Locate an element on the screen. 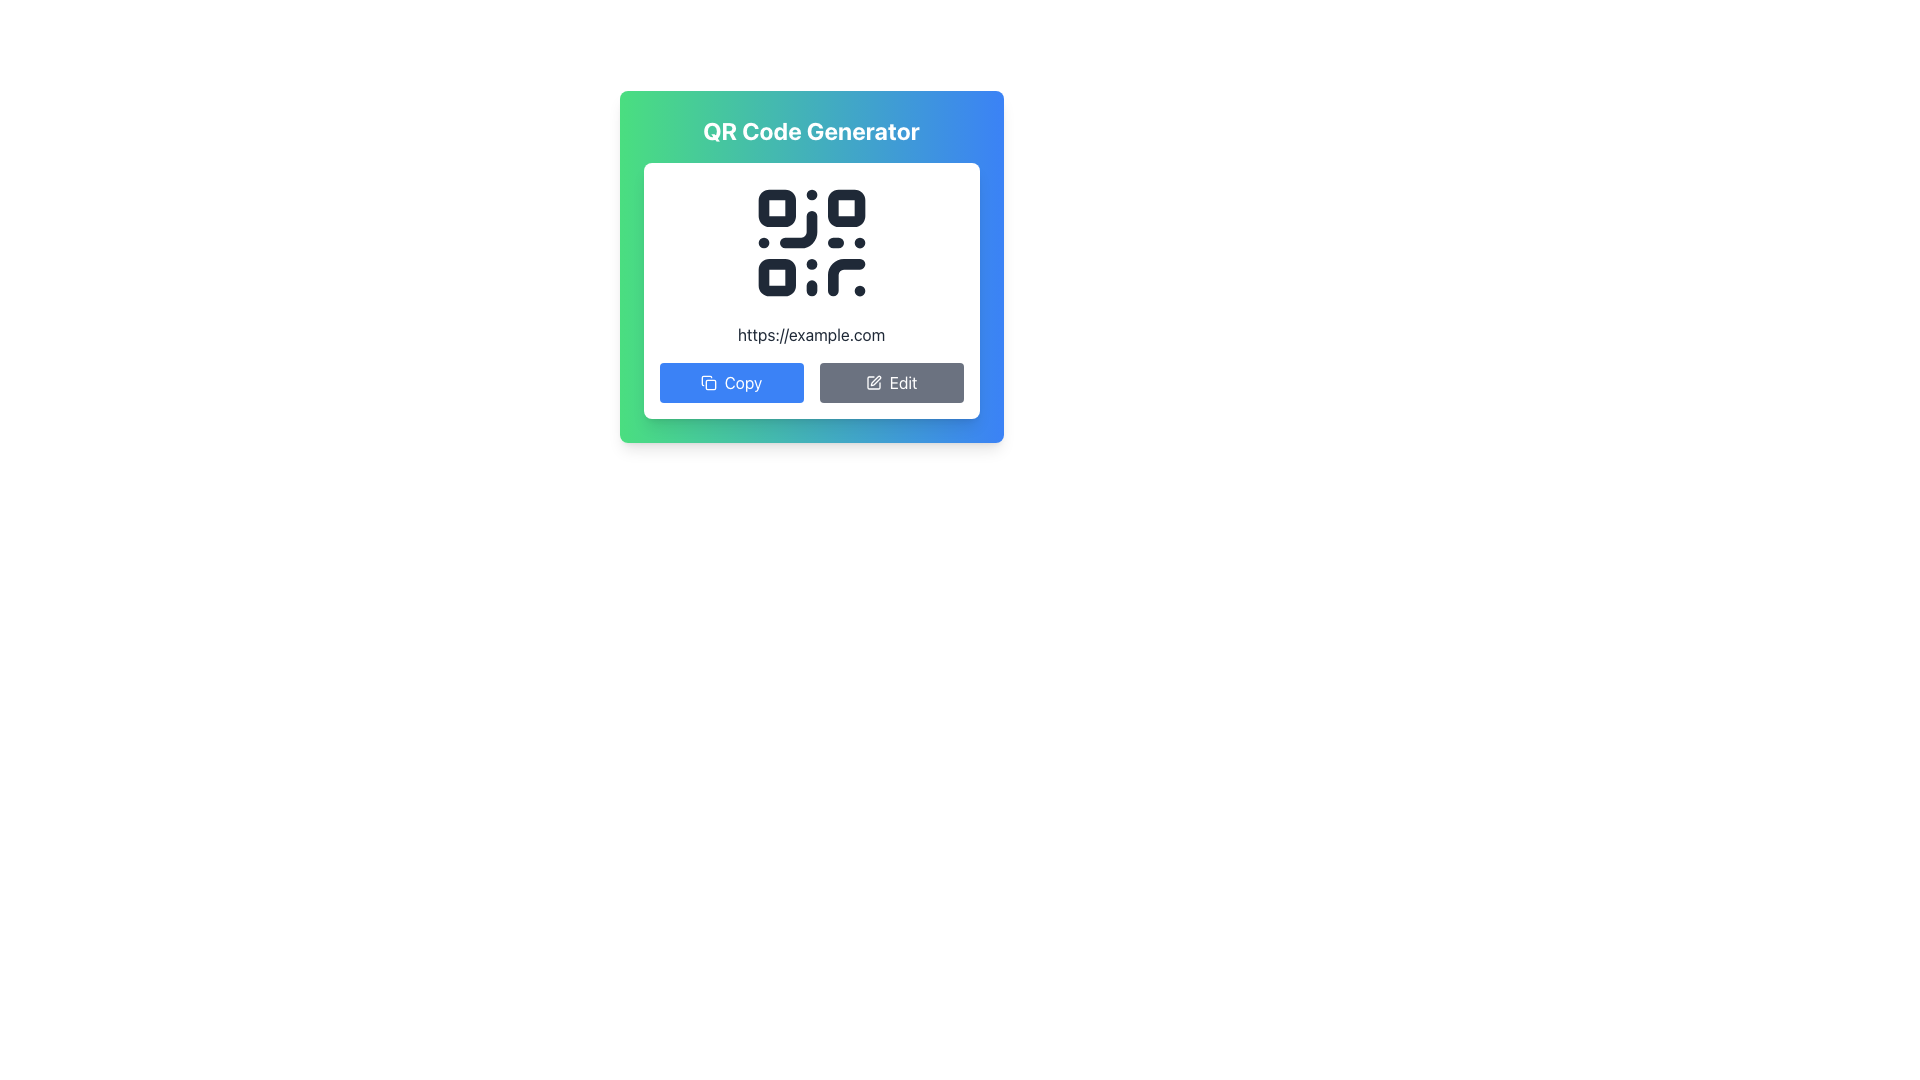 This screenshot has width=1920, height=1080. the copy icon located to the left of the 'Copy' text label within the Copy button is located at coordinates (708, 382).